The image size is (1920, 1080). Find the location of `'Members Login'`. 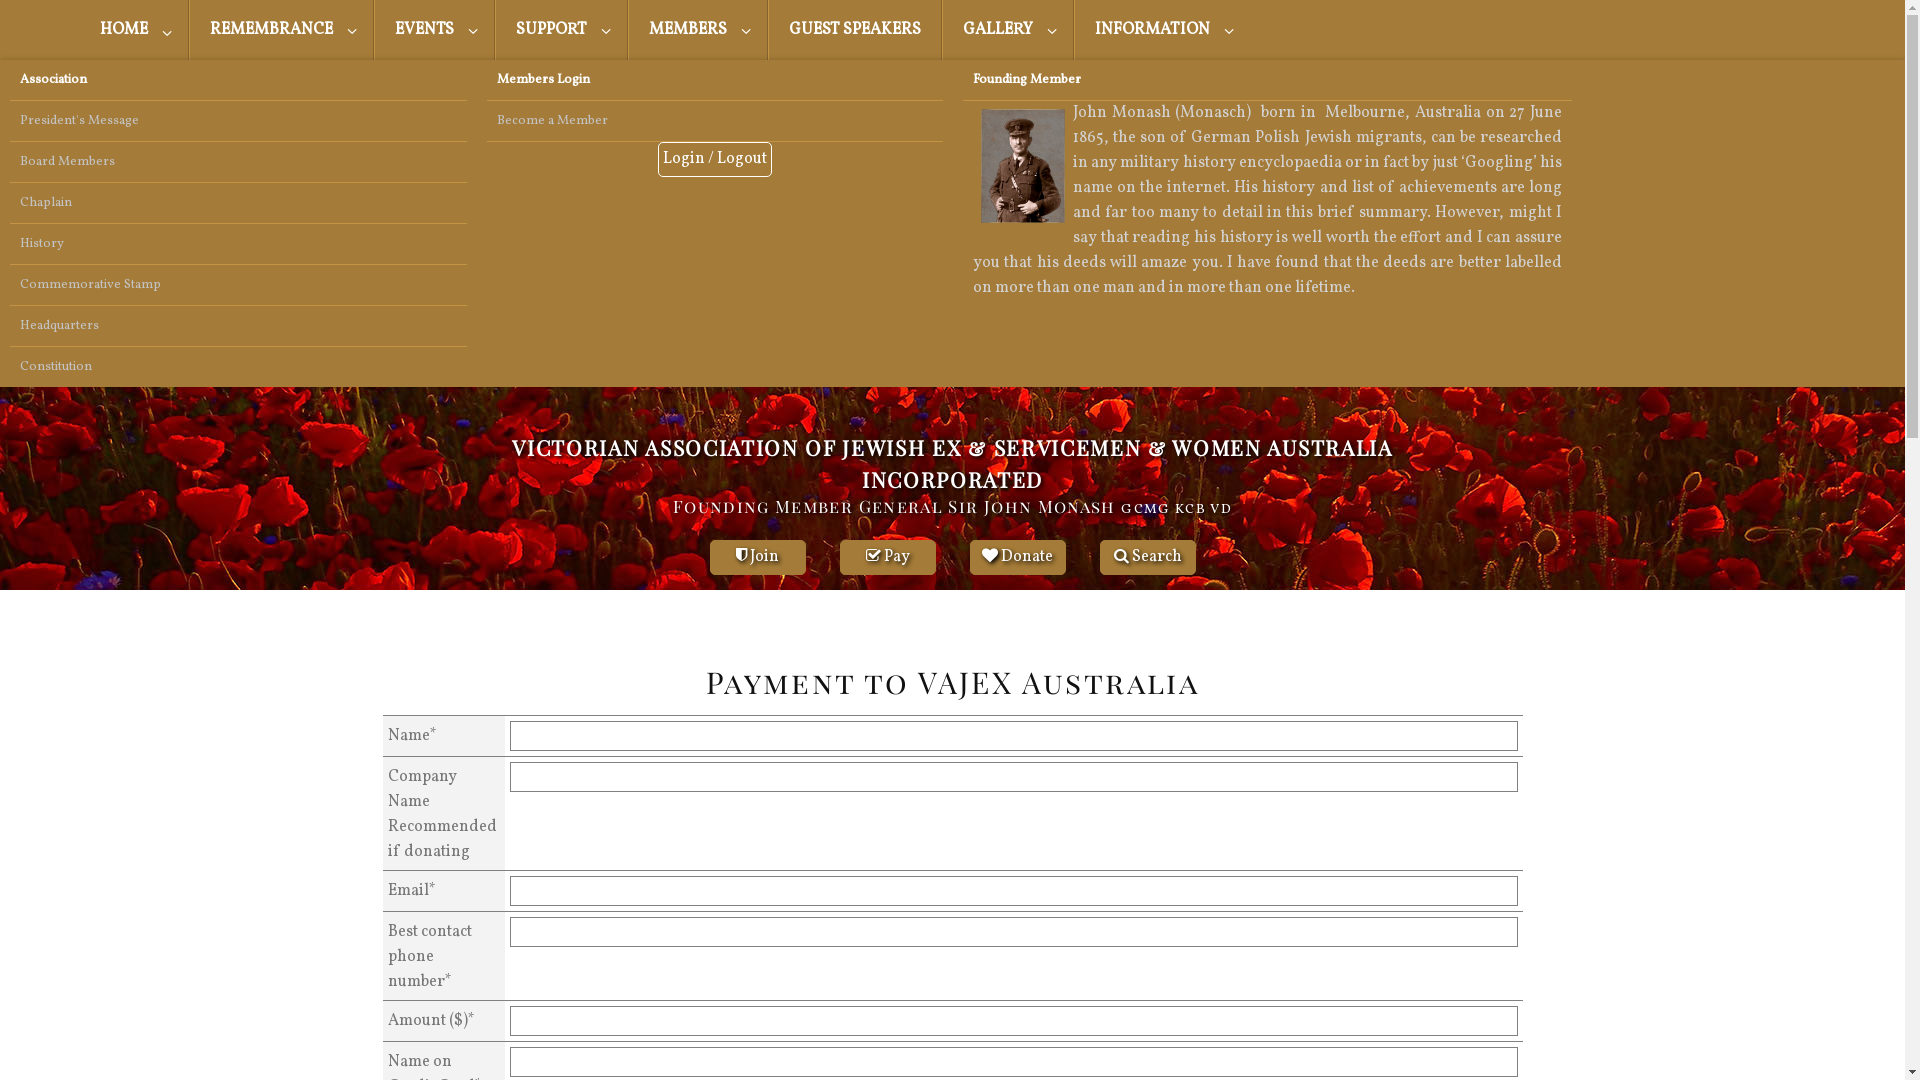

'Members Login' is located at coordinates (474, 79).